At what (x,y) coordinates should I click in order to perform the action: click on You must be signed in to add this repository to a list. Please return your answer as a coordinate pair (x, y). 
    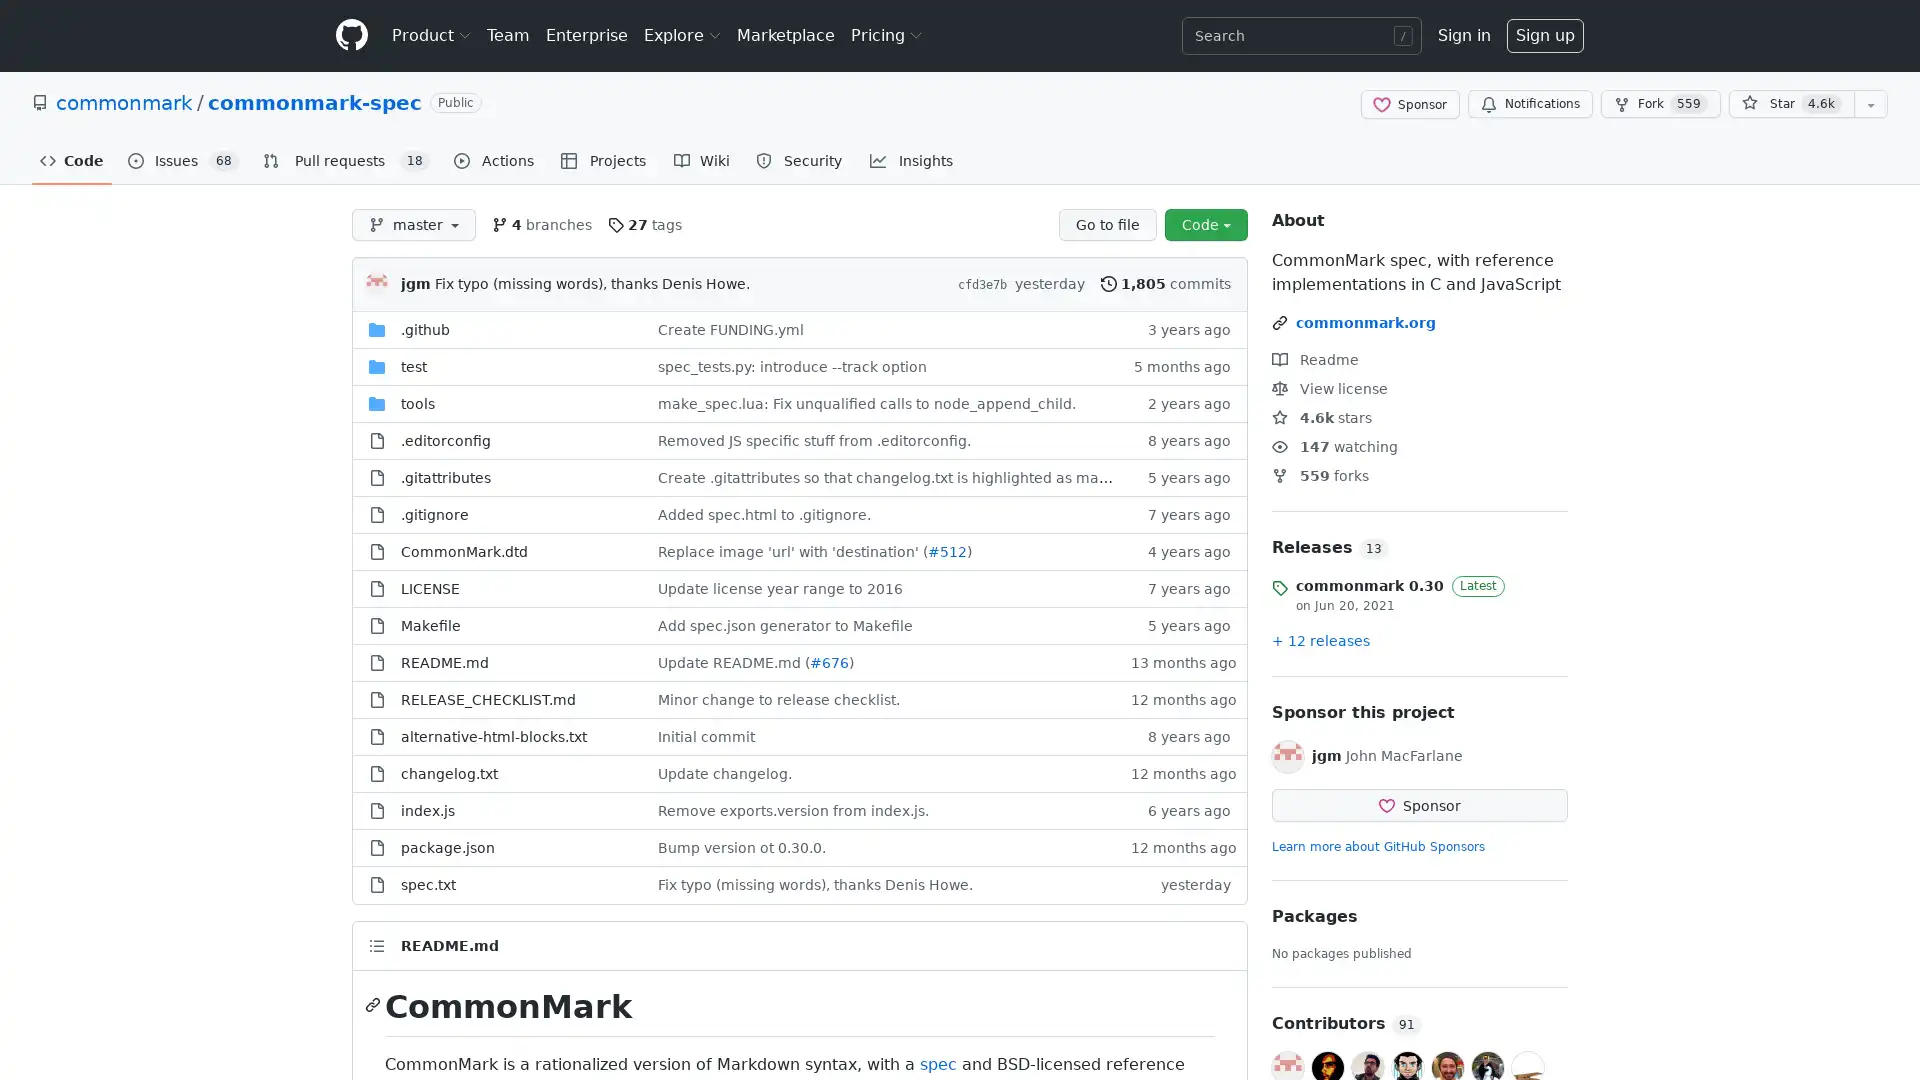
    Looking at the image, I should click on (1870, 104).